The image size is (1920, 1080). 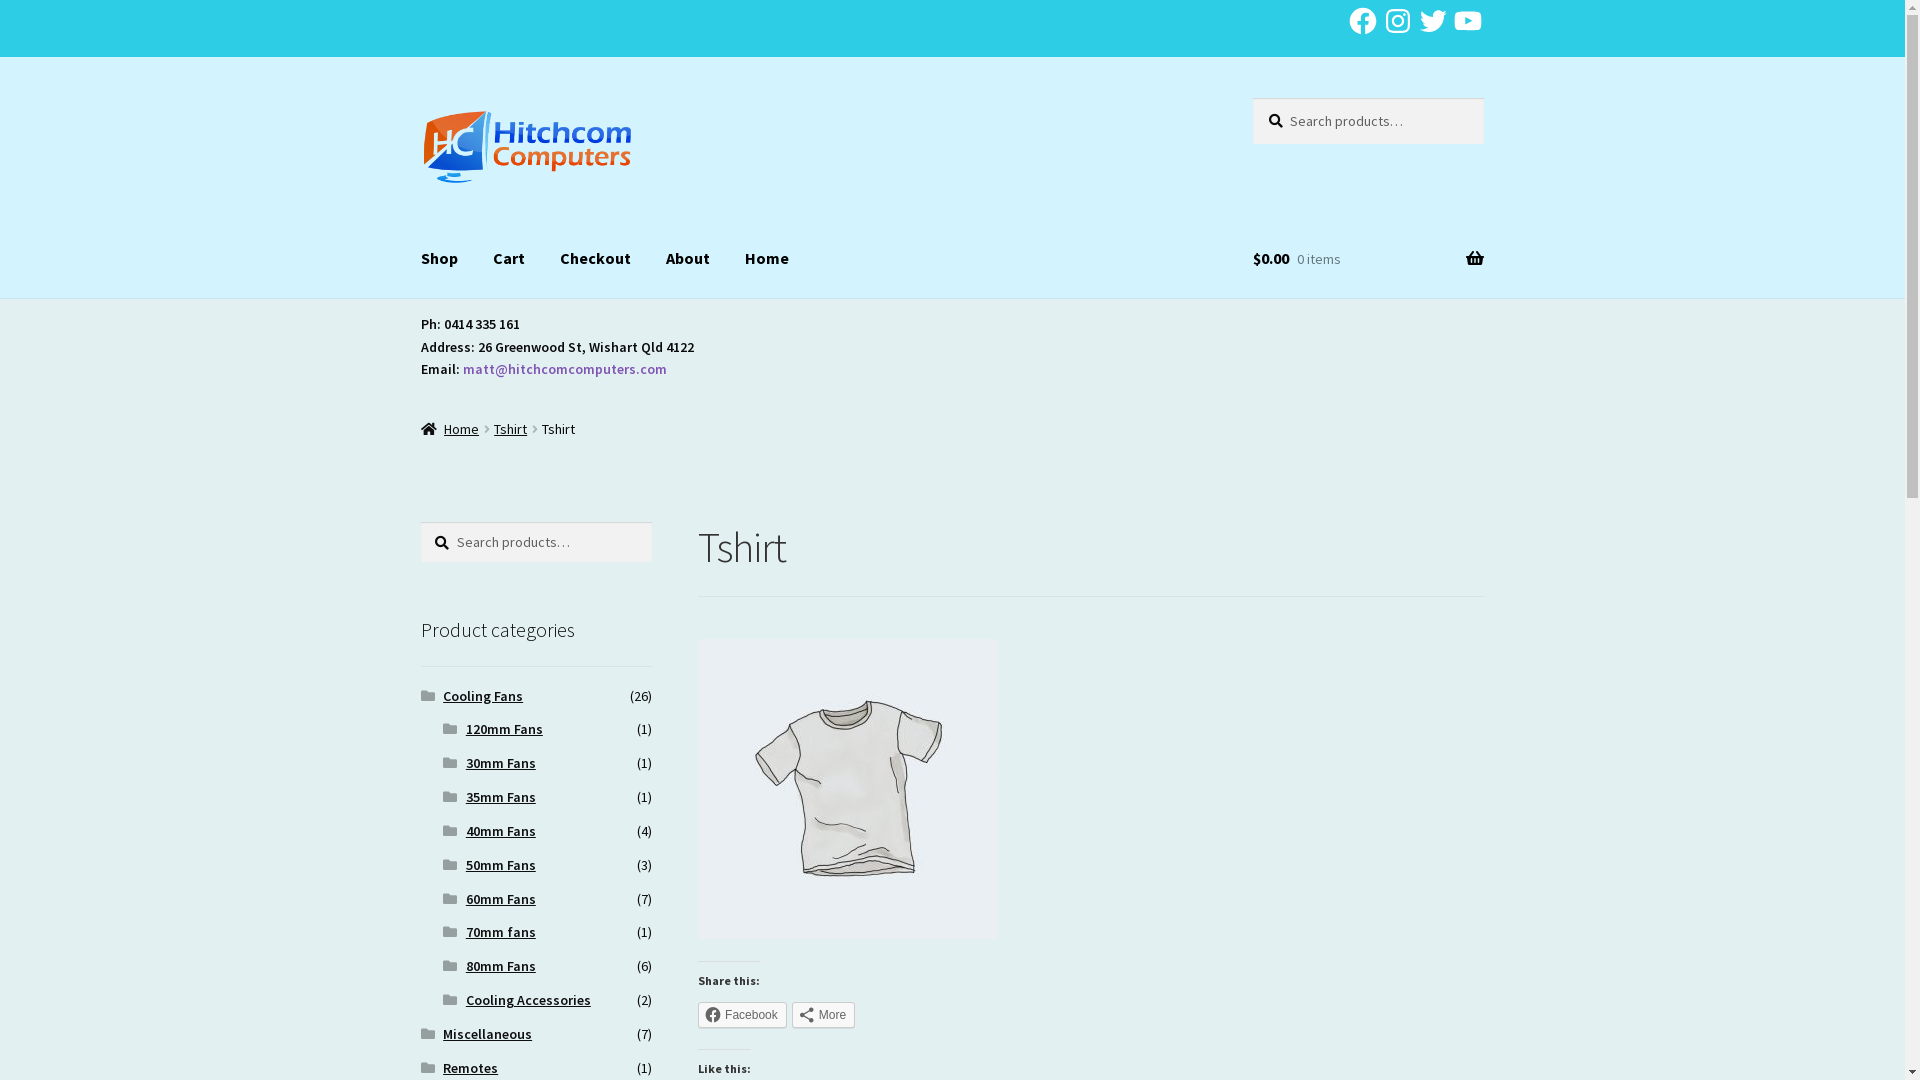 I want to click on 'Remotes', so click(x=469, y=1067).